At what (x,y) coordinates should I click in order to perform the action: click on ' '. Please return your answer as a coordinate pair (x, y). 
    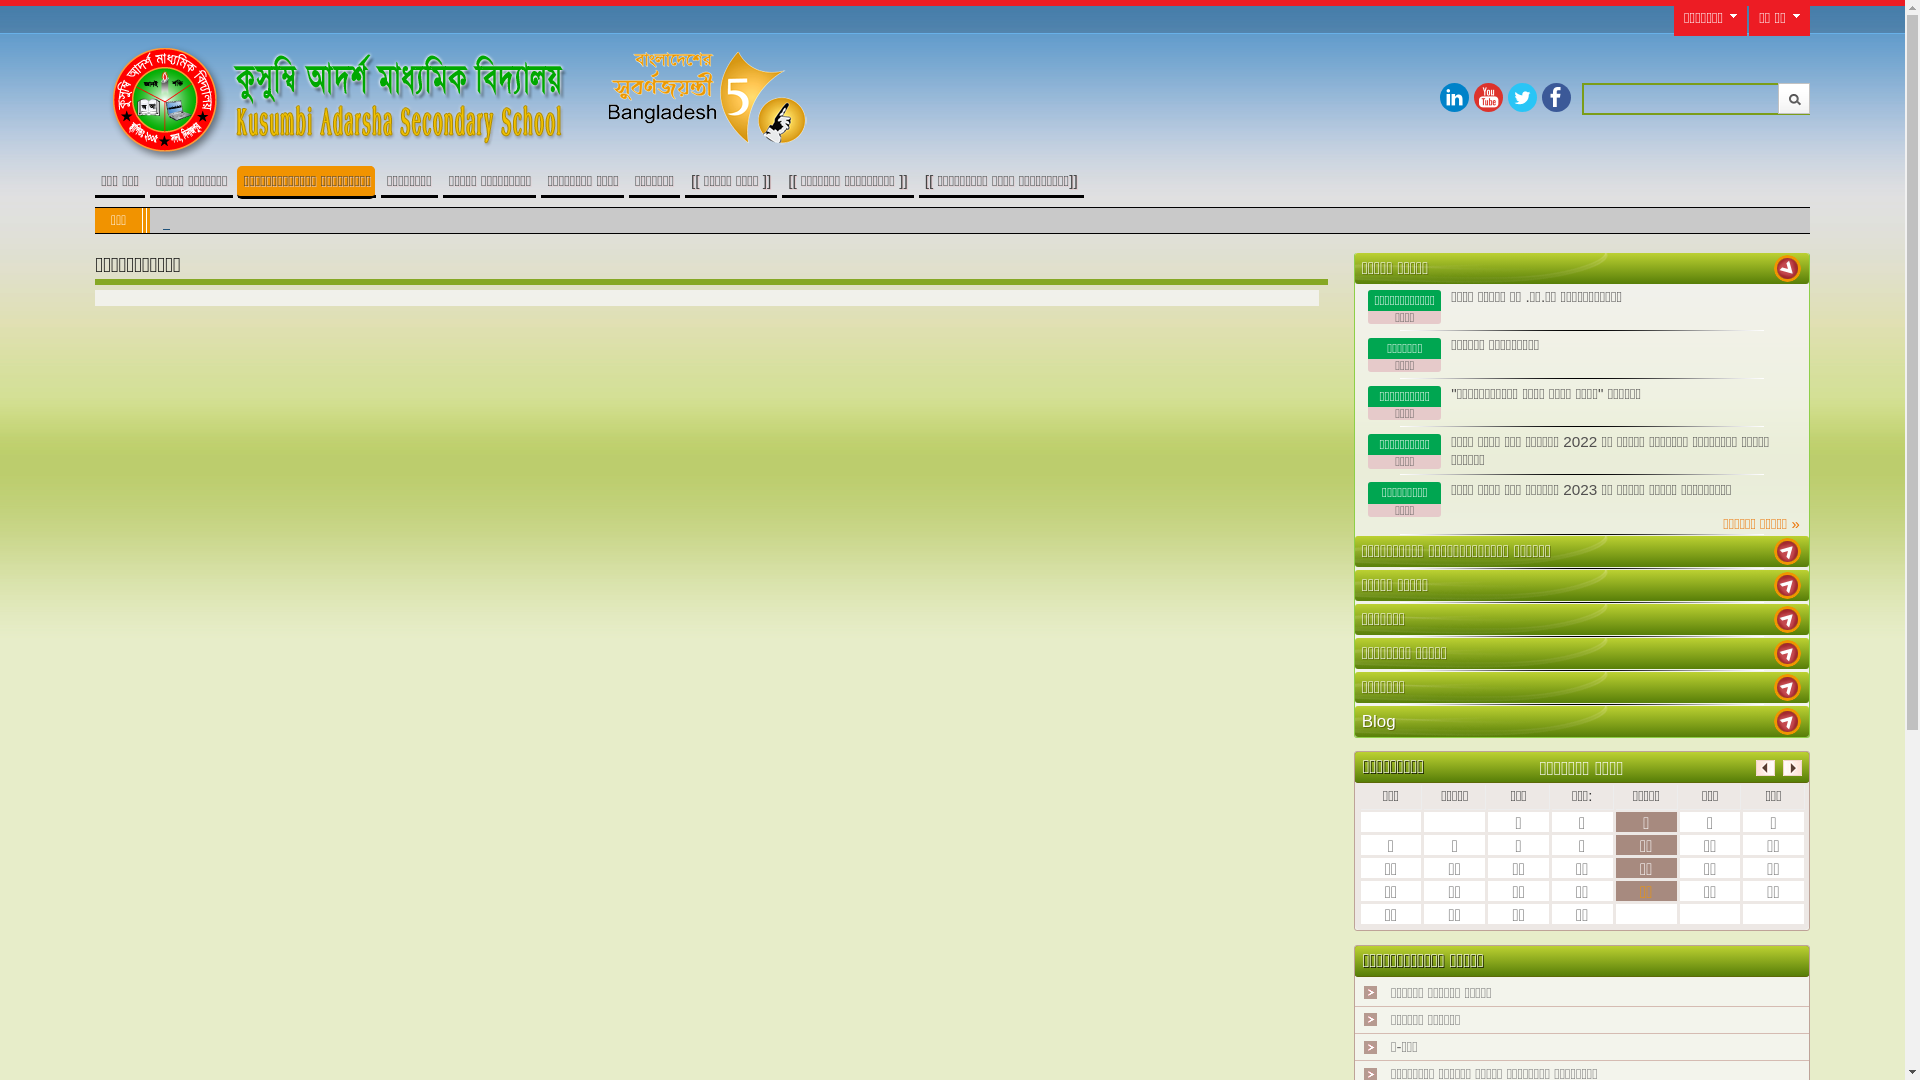
    Looking at the image, I should click on (1787, 551).